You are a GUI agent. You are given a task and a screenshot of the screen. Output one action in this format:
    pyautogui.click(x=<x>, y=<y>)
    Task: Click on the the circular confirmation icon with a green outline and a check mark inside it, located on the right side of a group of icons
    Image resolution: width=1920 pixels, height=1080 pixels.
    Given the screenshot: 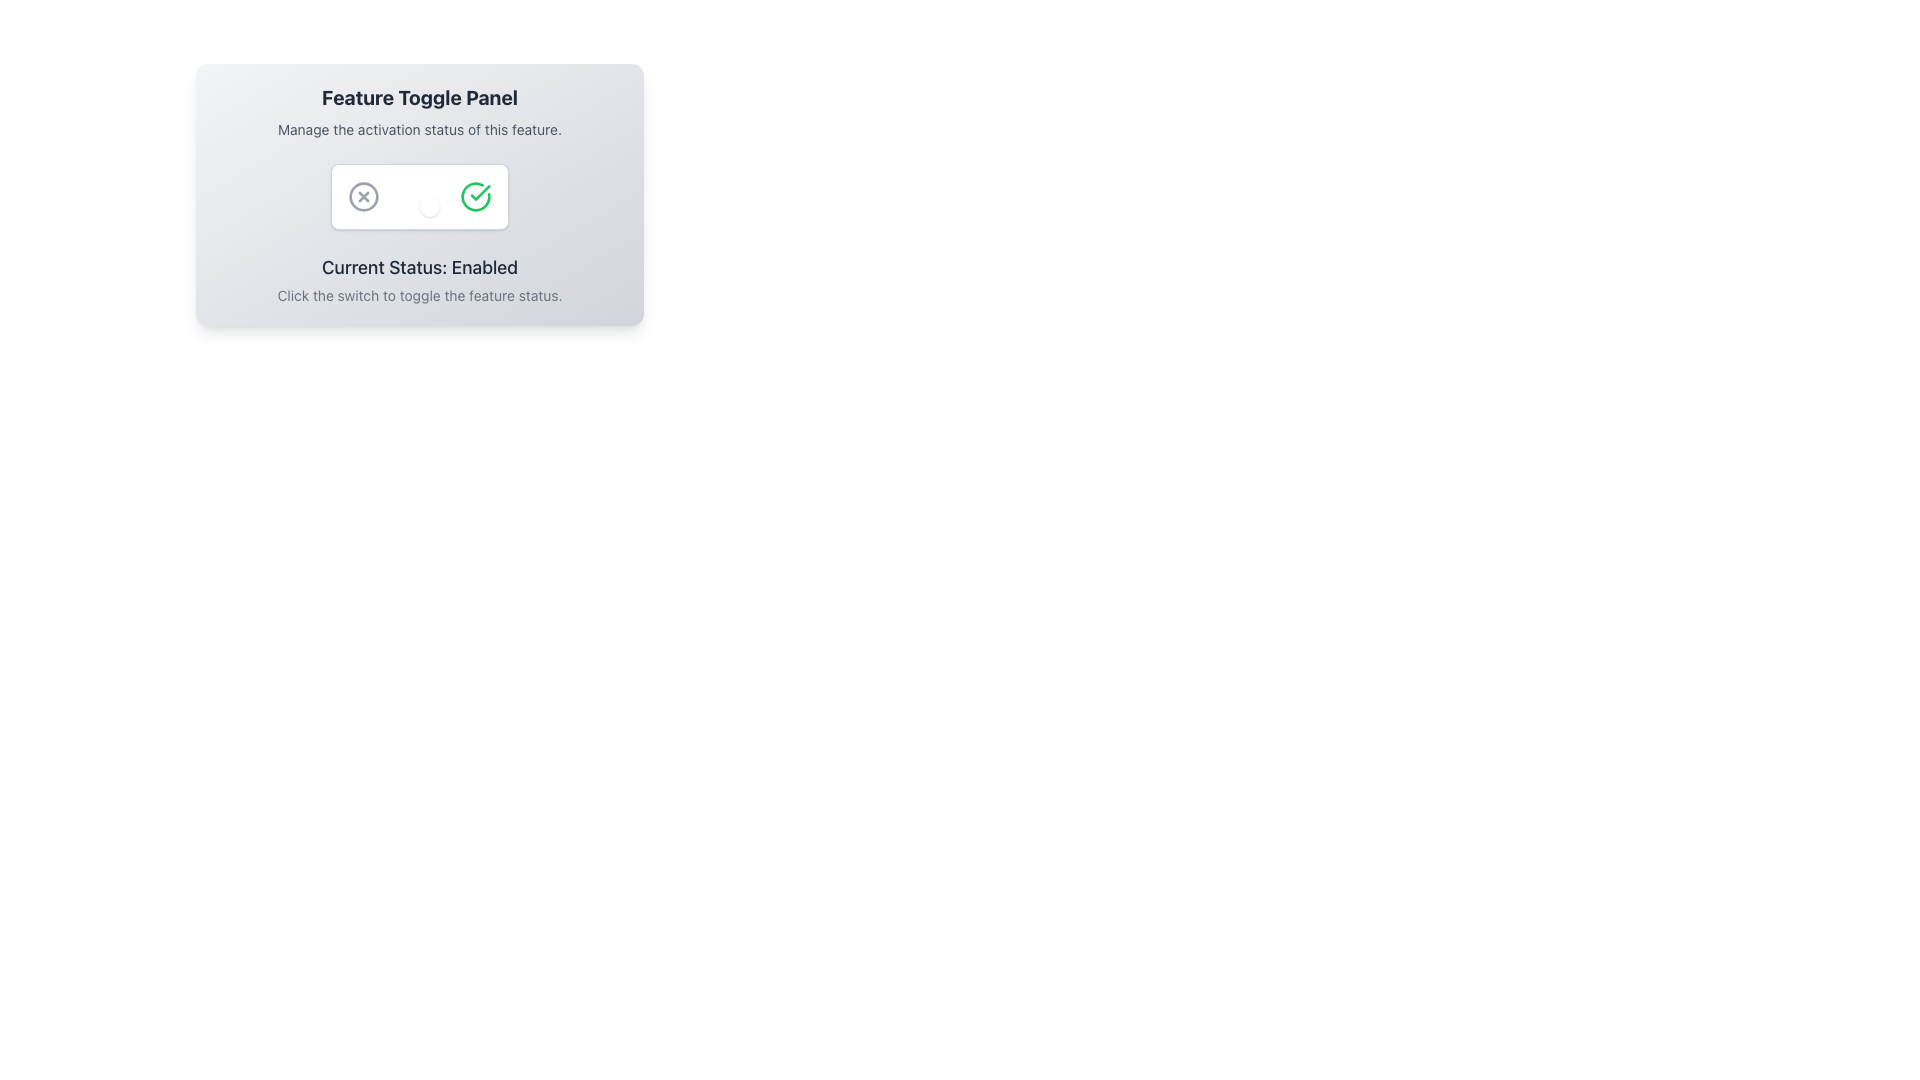 What is the action you would take?
    pyautogui.click(x=474, y=196)
    